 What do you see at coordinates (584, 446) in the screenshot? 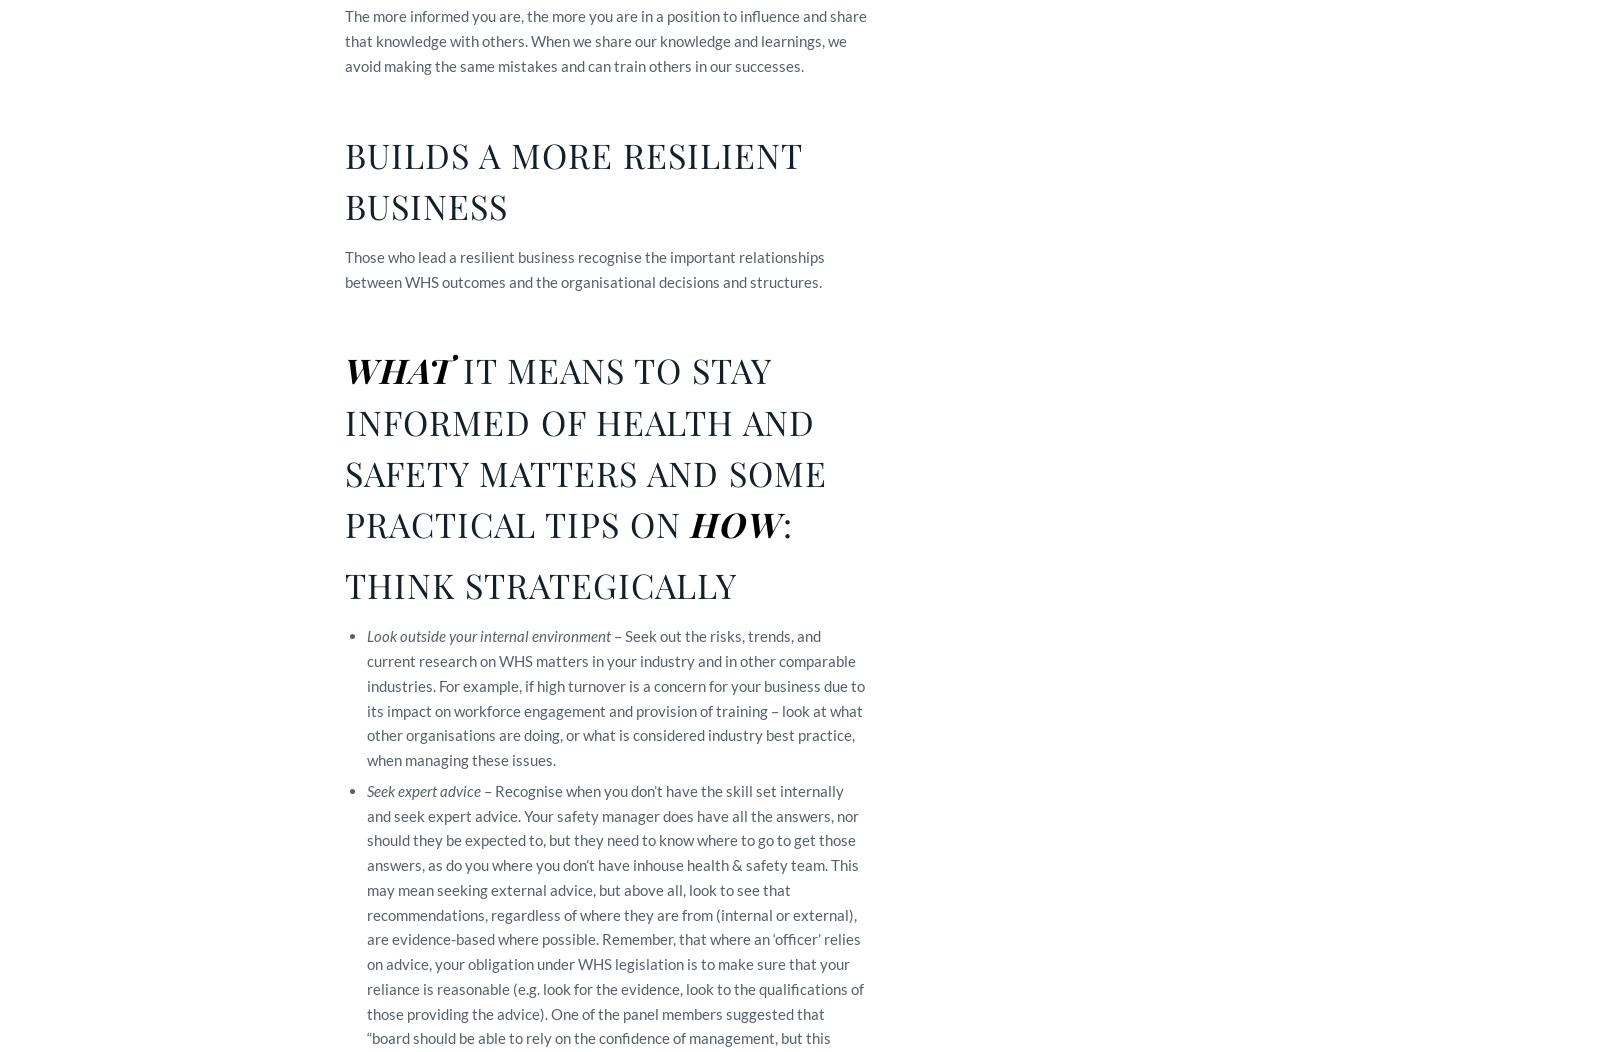
I see `'IT MEANS TO STAY INFORMED OF HEALTH AND SAFETY MATTERS AND SOME PRACTICAL TIPS ON'` at bounding box center [584, 446].